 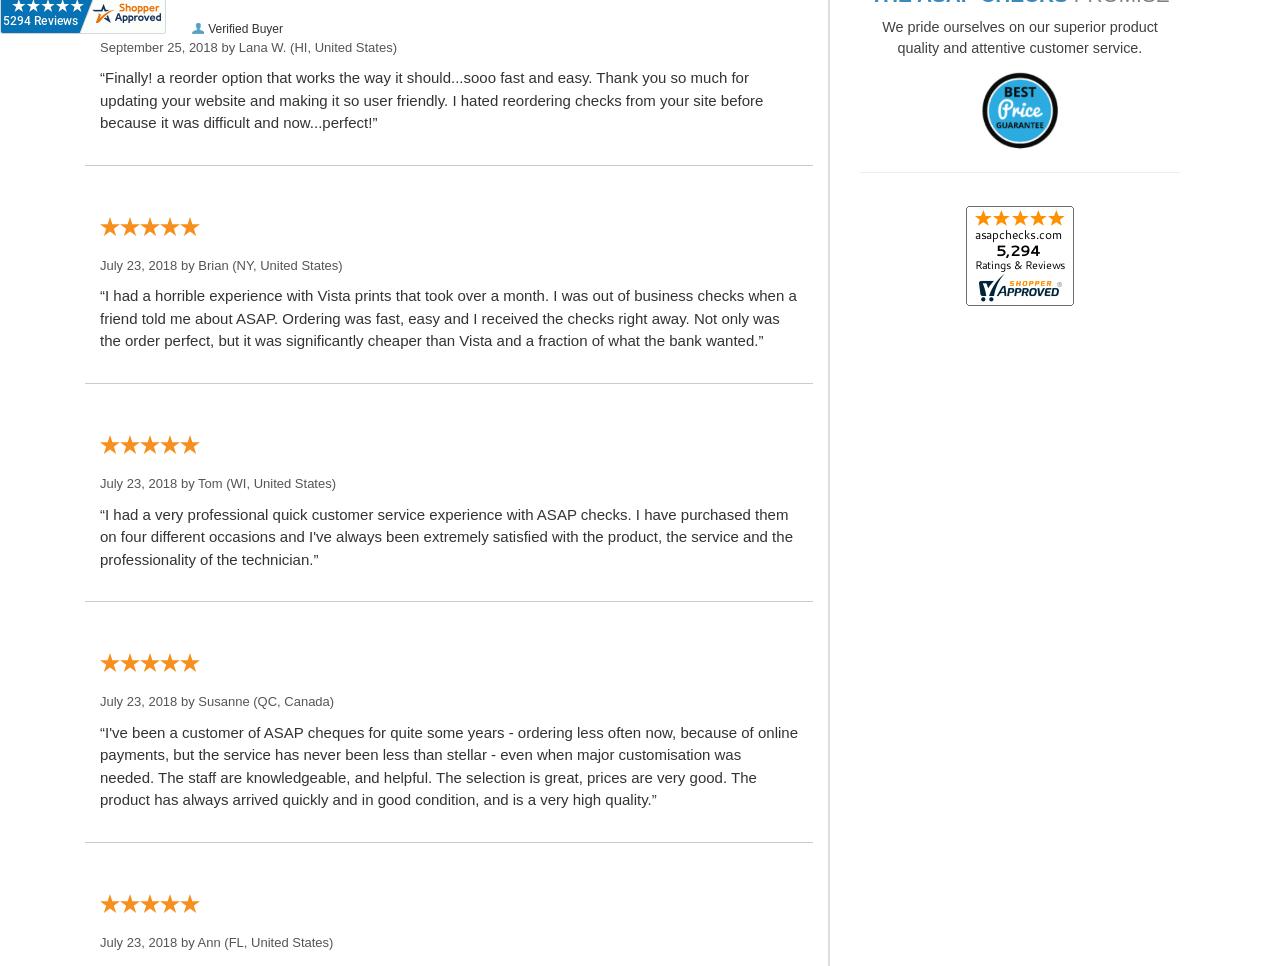 What do you see at coordinates (223, 700) in the screenshot?
I see `'Susanne'` at bounding box center [223, 700].